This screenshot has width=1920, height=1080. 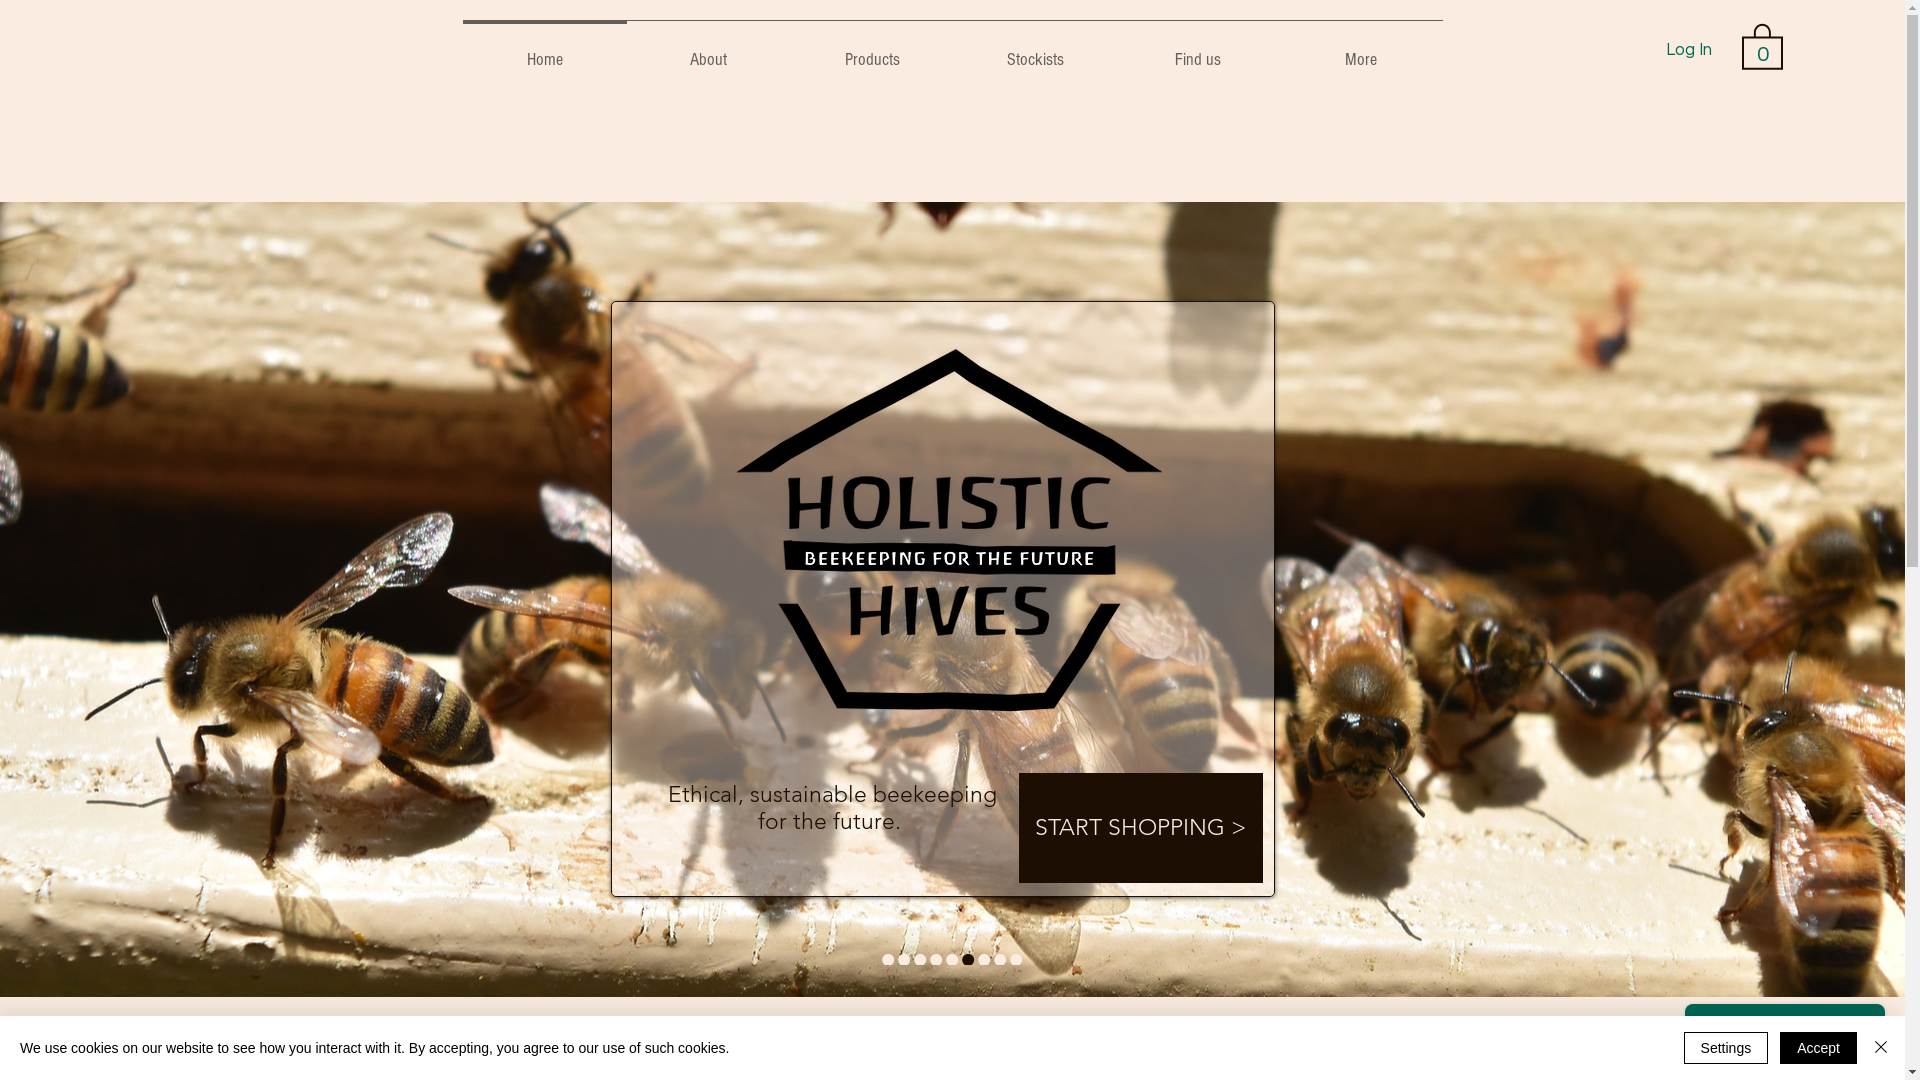 What do you see at coordinates (871, 49) in the screenshot?
I see `'Products'` at bounding box center [871, 49].